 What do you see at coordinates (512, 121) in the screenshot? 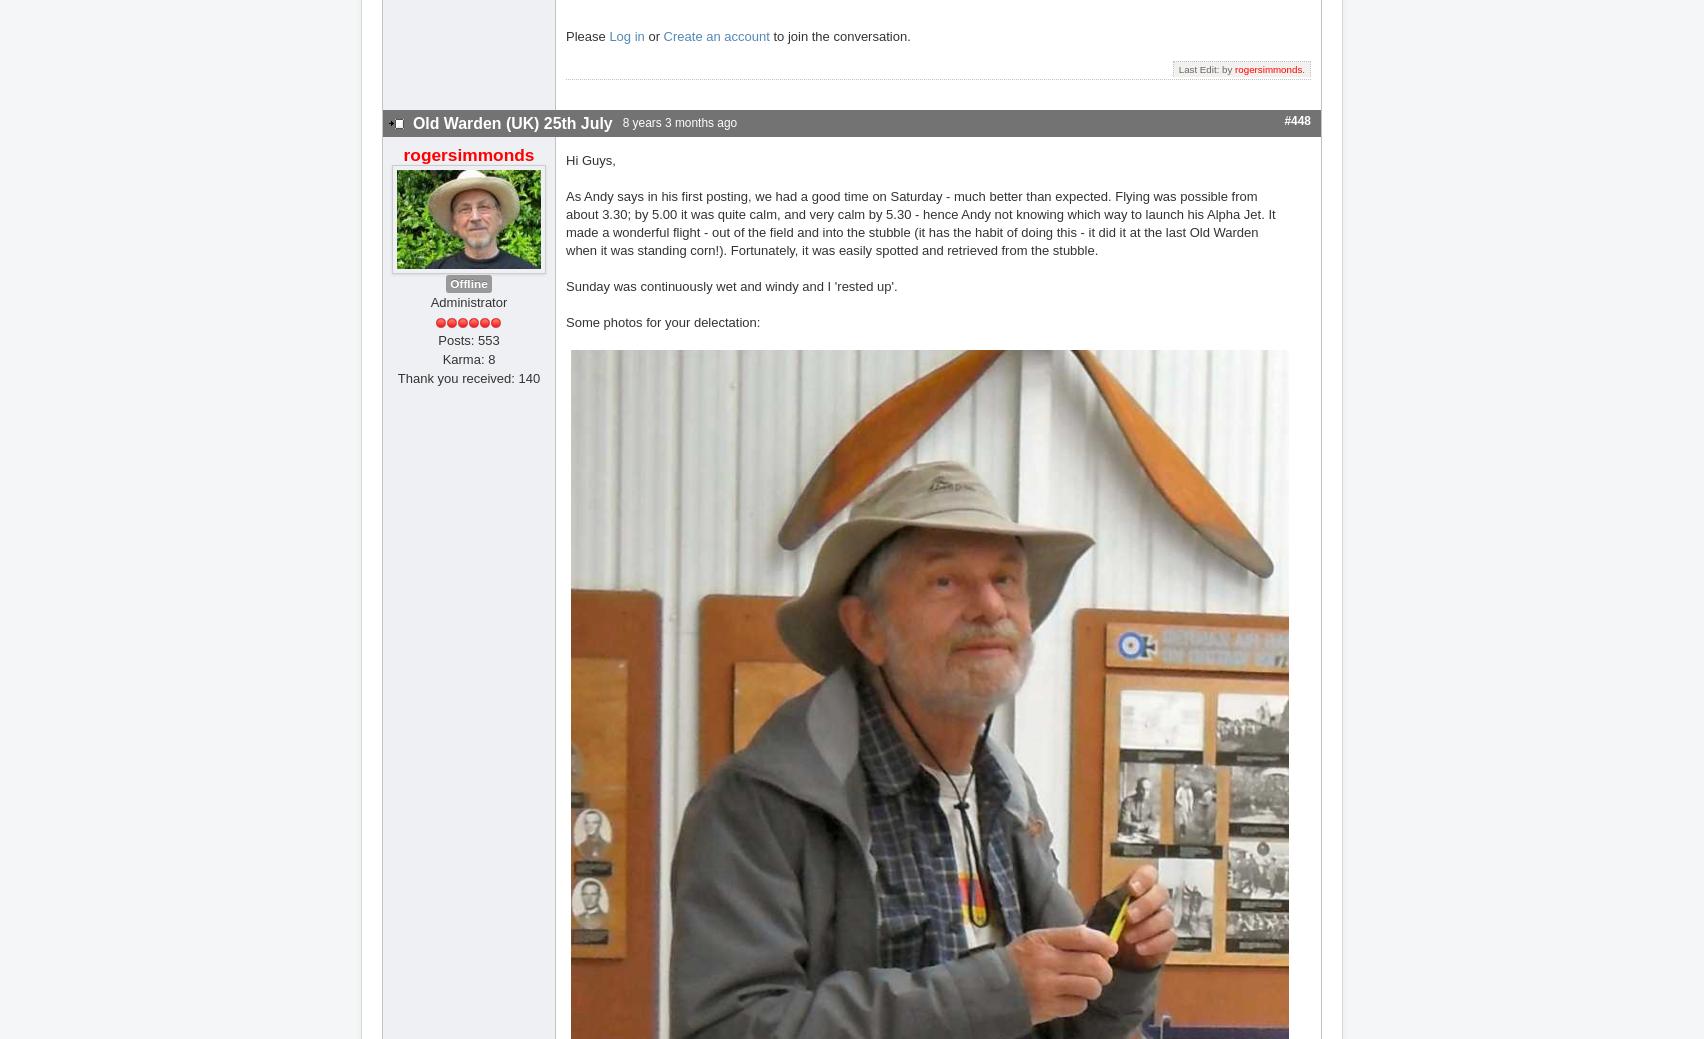
I see `'Old Warden (UK) 25th July'` at bounding box center [512, 121].